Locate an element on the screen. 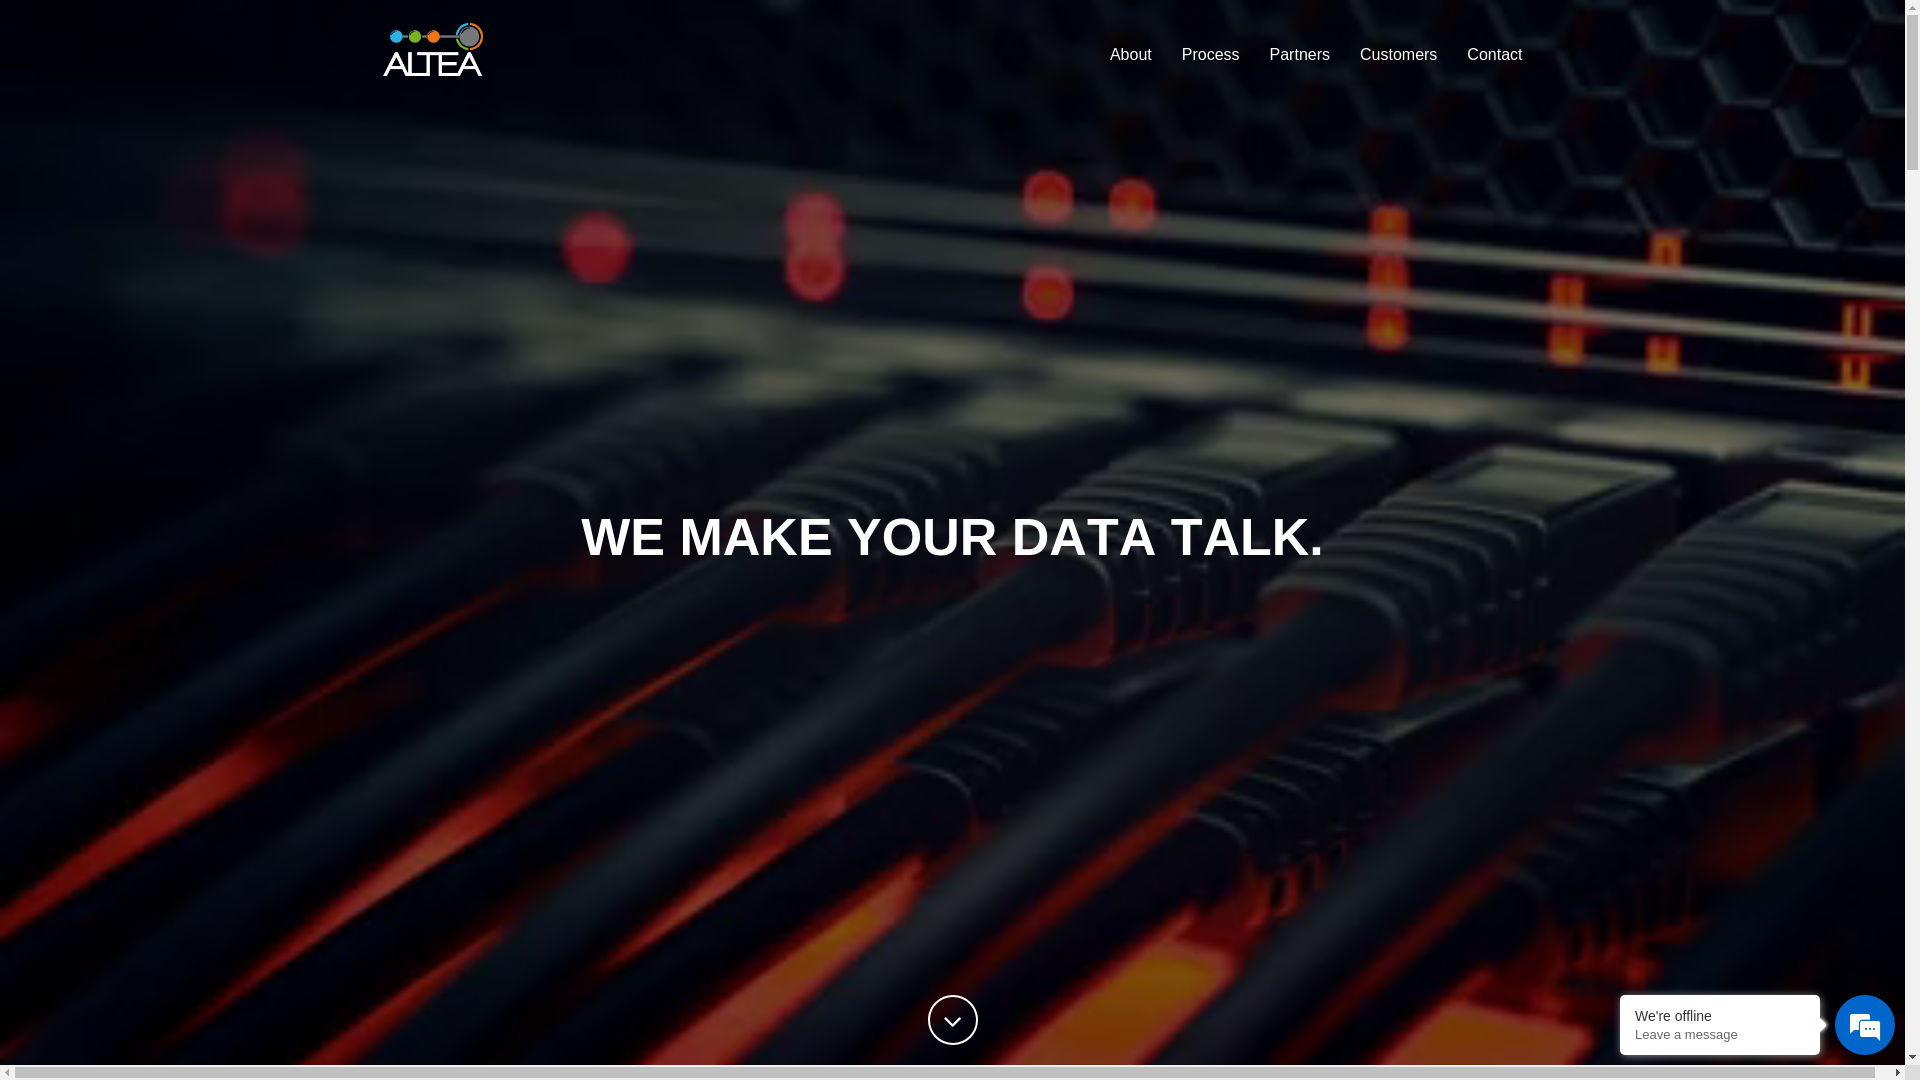  'About' is located at coordinates (1131, 53).